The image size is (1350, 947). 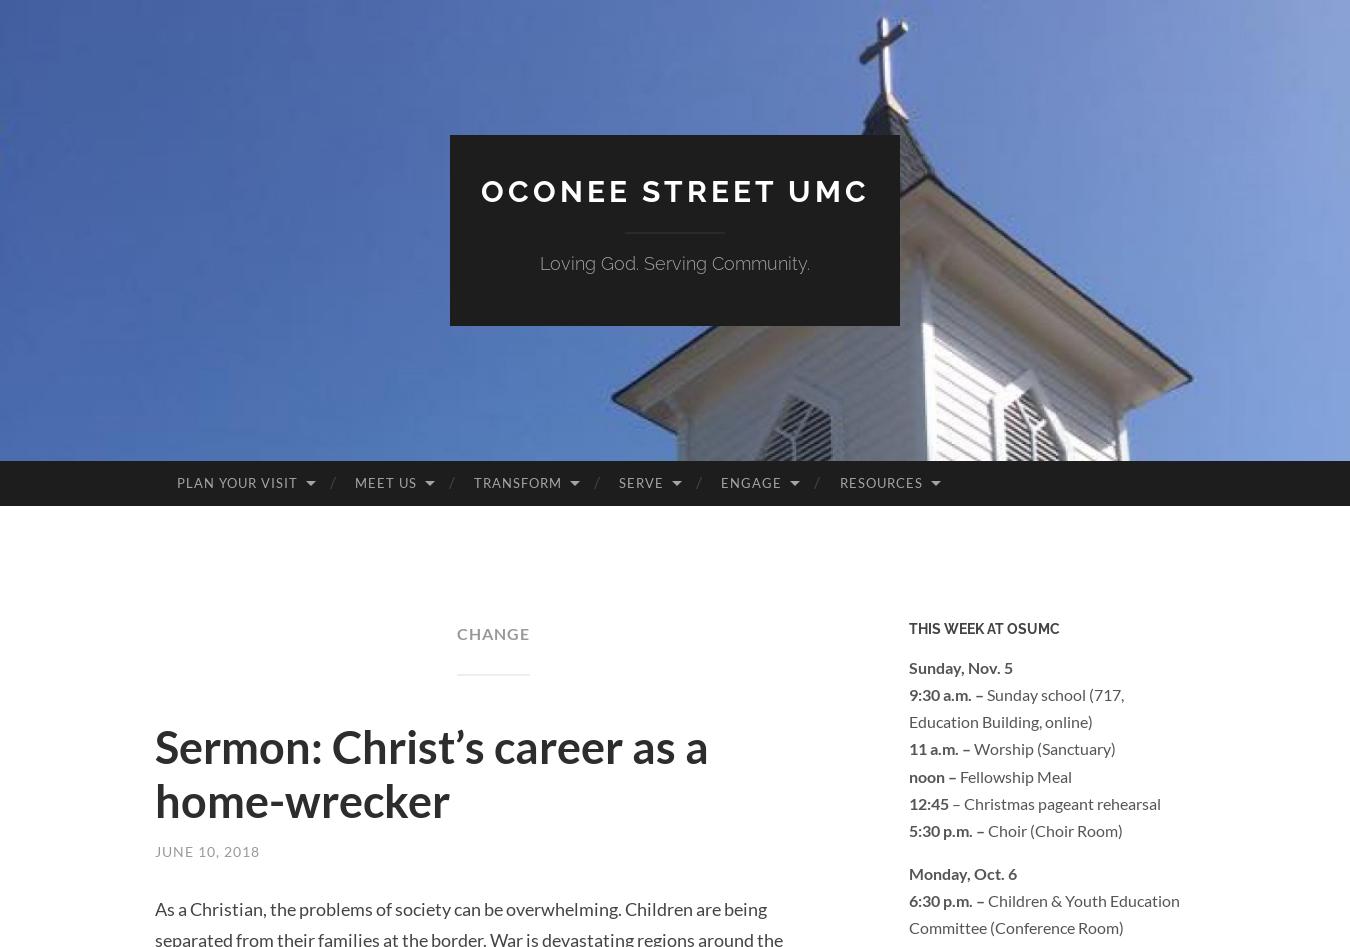 I want to click on 'noon –', so click(x=933, y=775).